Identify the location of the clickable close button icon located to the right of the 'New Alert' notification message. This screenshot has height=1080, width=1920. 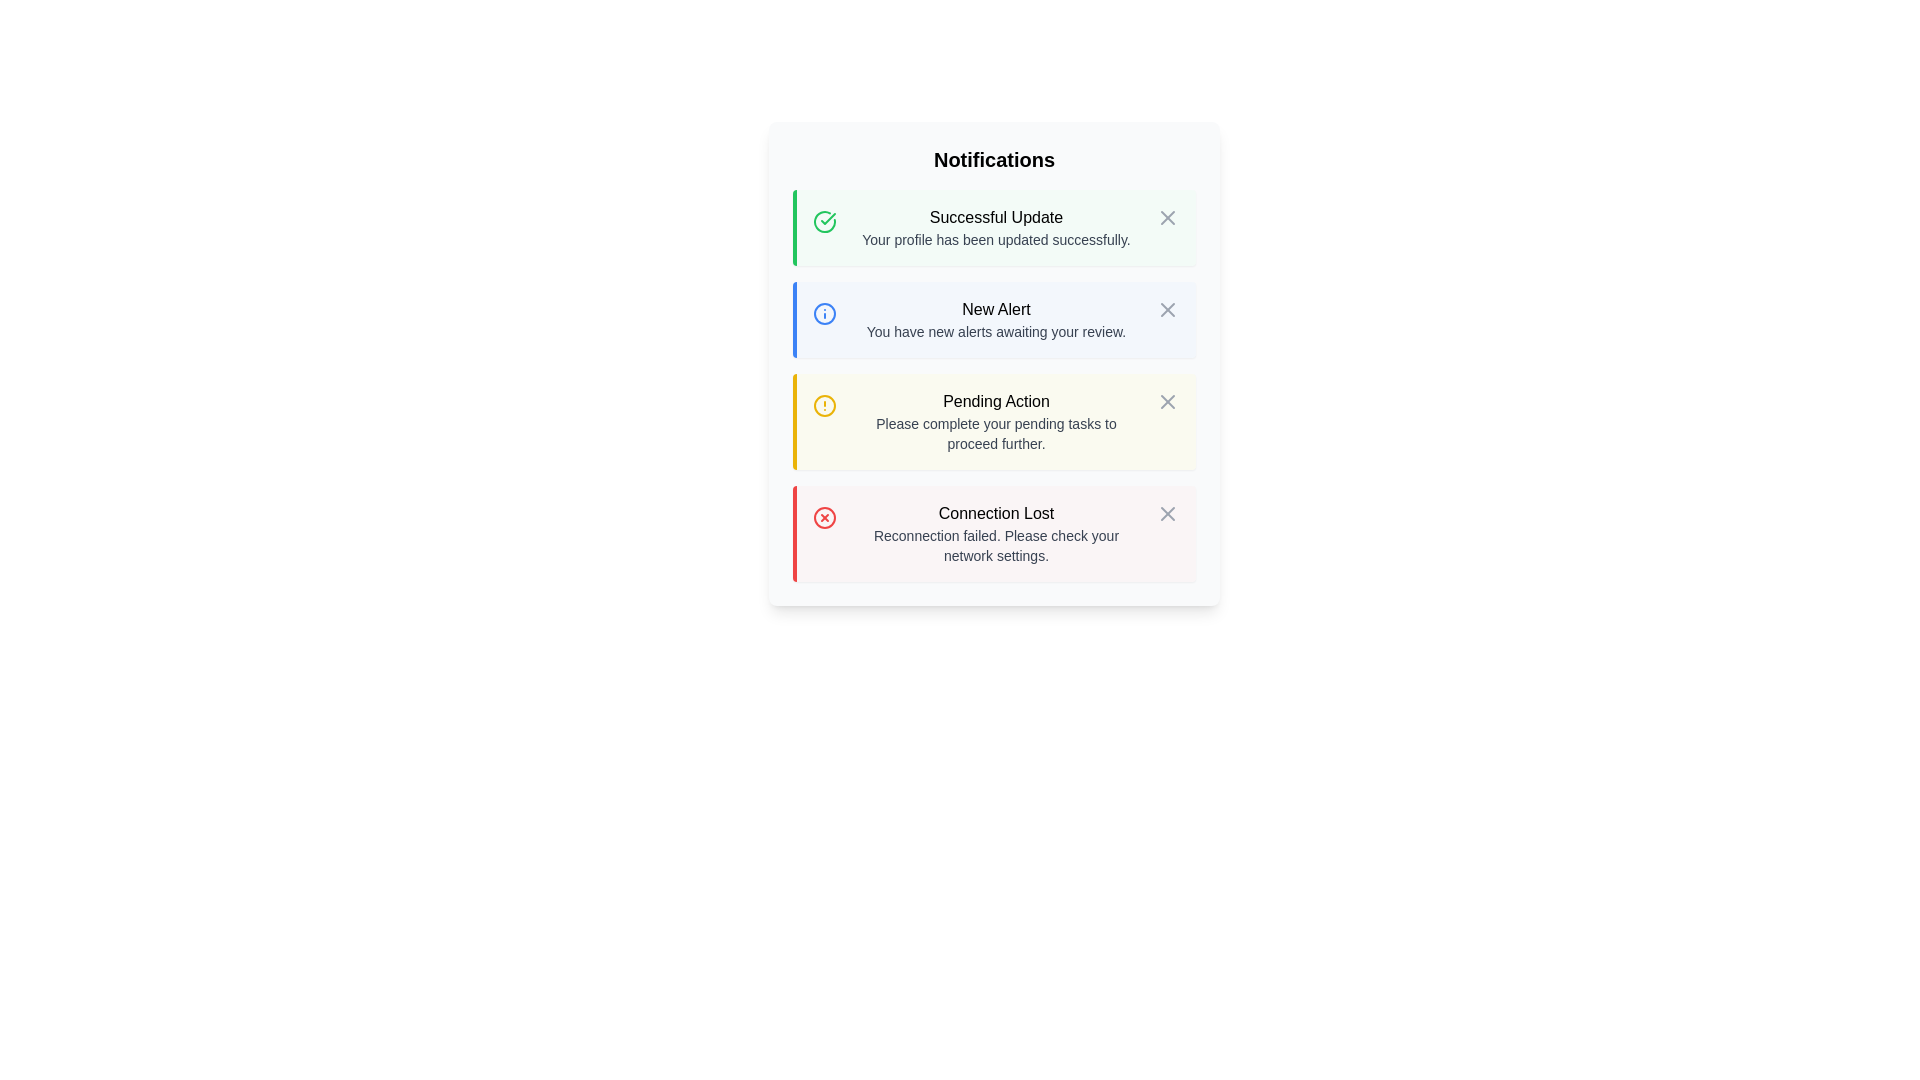
(1167, 309).